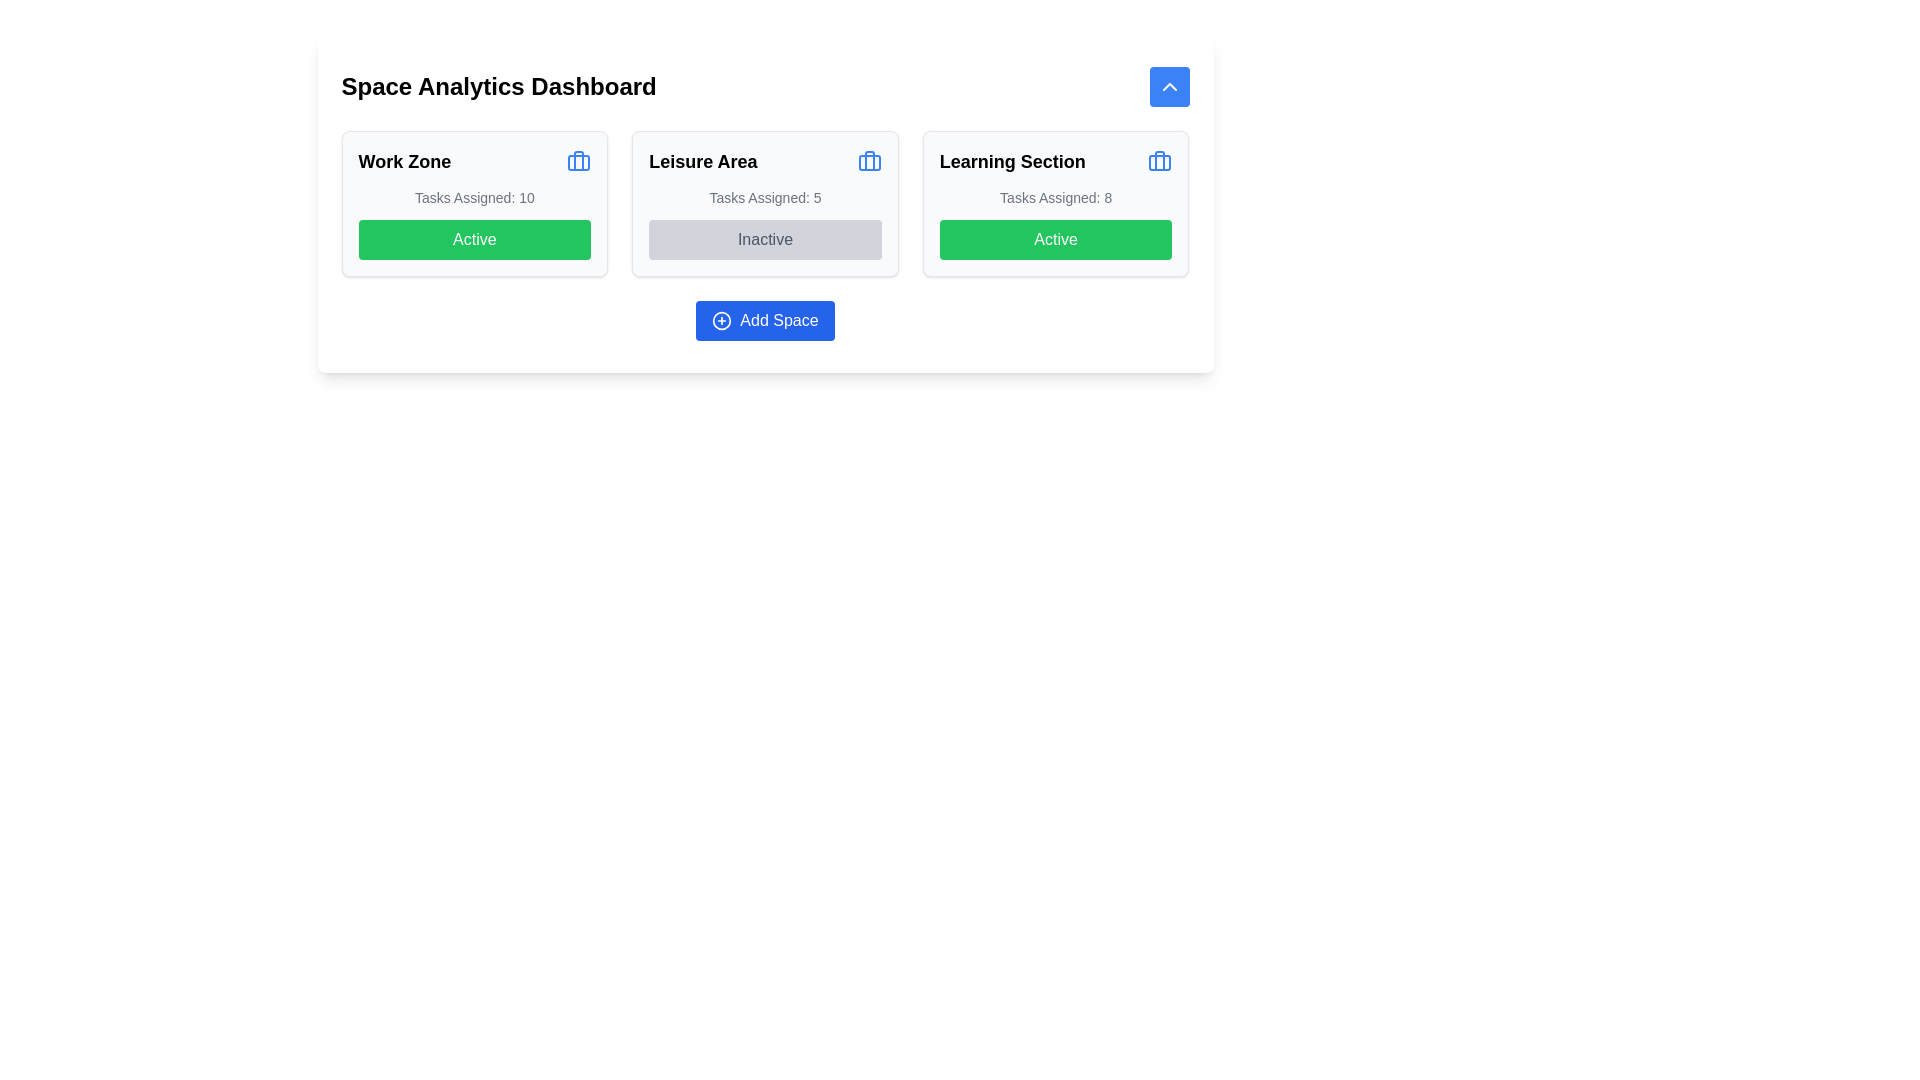 Image resolution: width=1920 pixels, height=1080 pixels. Describe the element at coordinates (1055, 197) in the screenshot. I see `the static text label displaying 'Tasks Assigned: 8', which is located below the 'Learning Section' heading and above the 'Active' button` at that location.